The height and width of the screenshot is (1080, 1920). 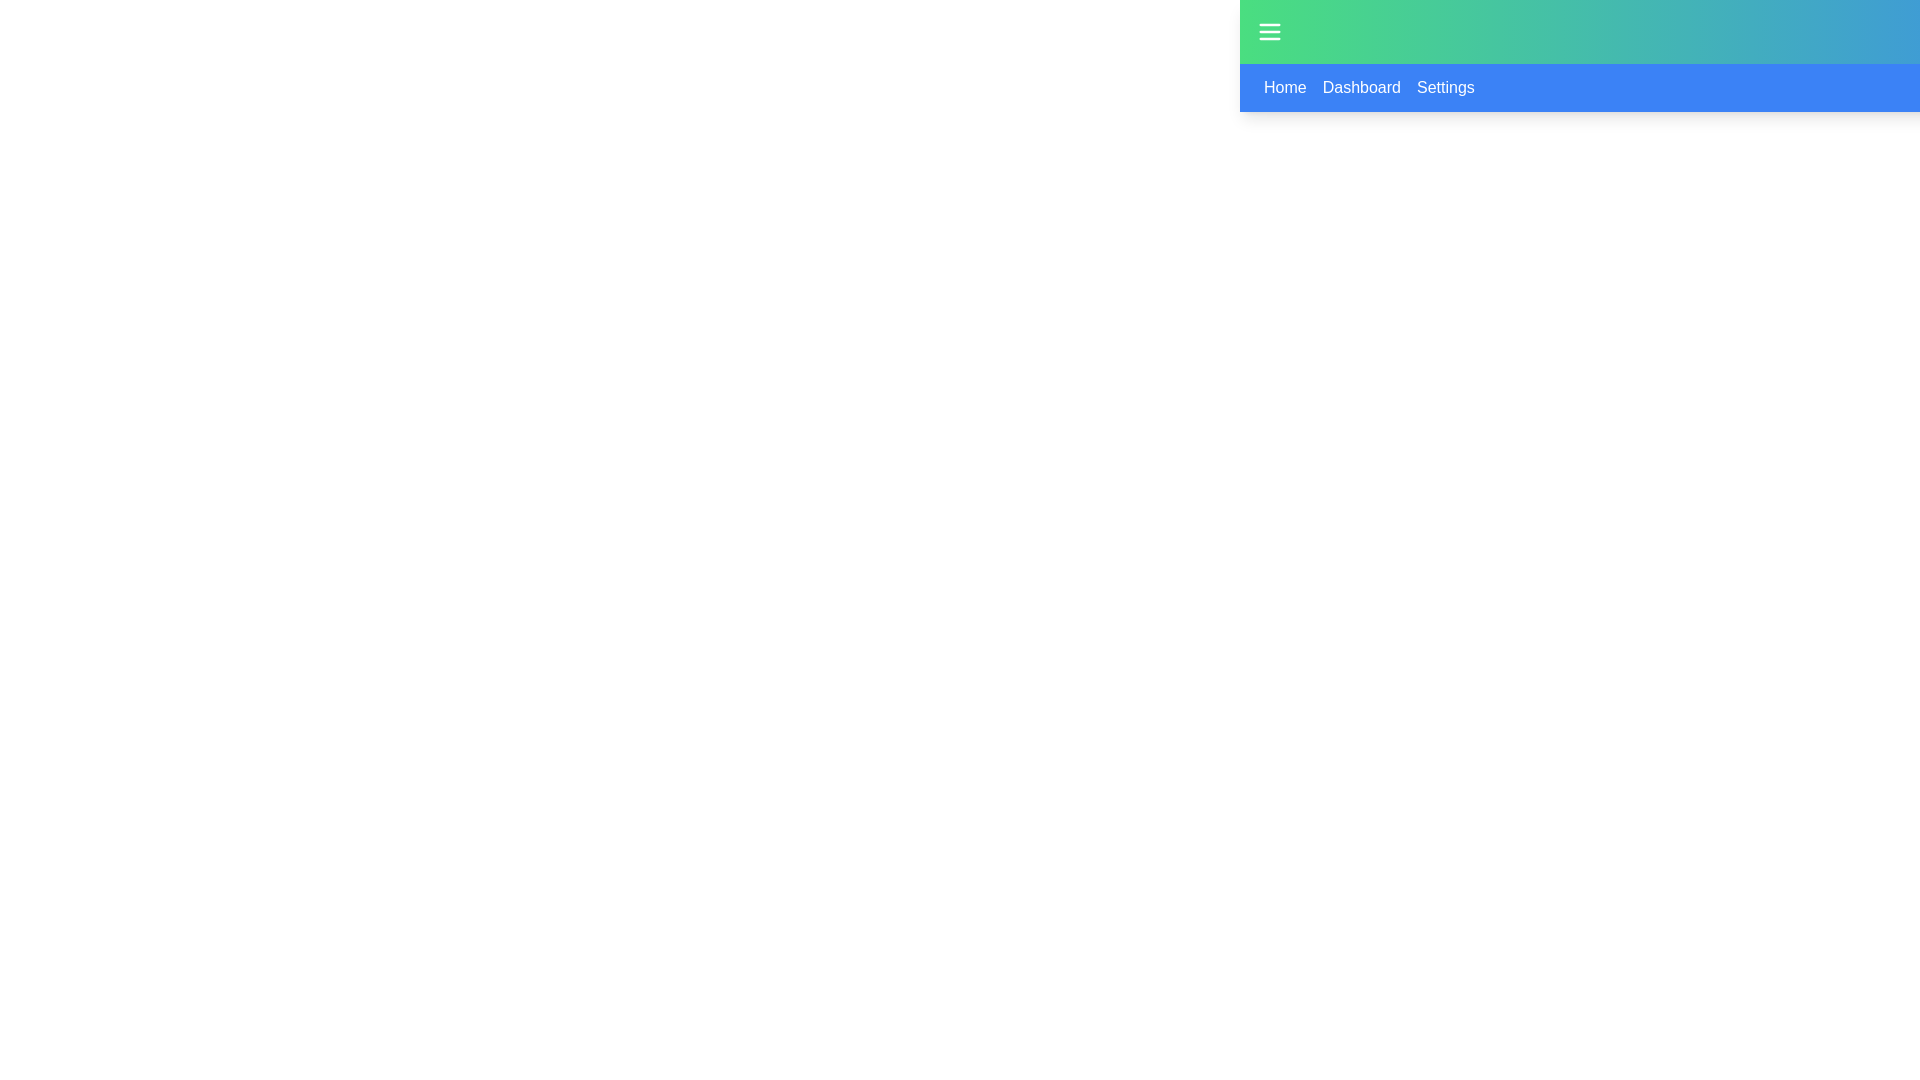 What do you see at coordinates (1360, 87) in the screenshot?
I see `the 'Dashboard' text-based link in the navigation bar` at bounding box center [1360, 87].